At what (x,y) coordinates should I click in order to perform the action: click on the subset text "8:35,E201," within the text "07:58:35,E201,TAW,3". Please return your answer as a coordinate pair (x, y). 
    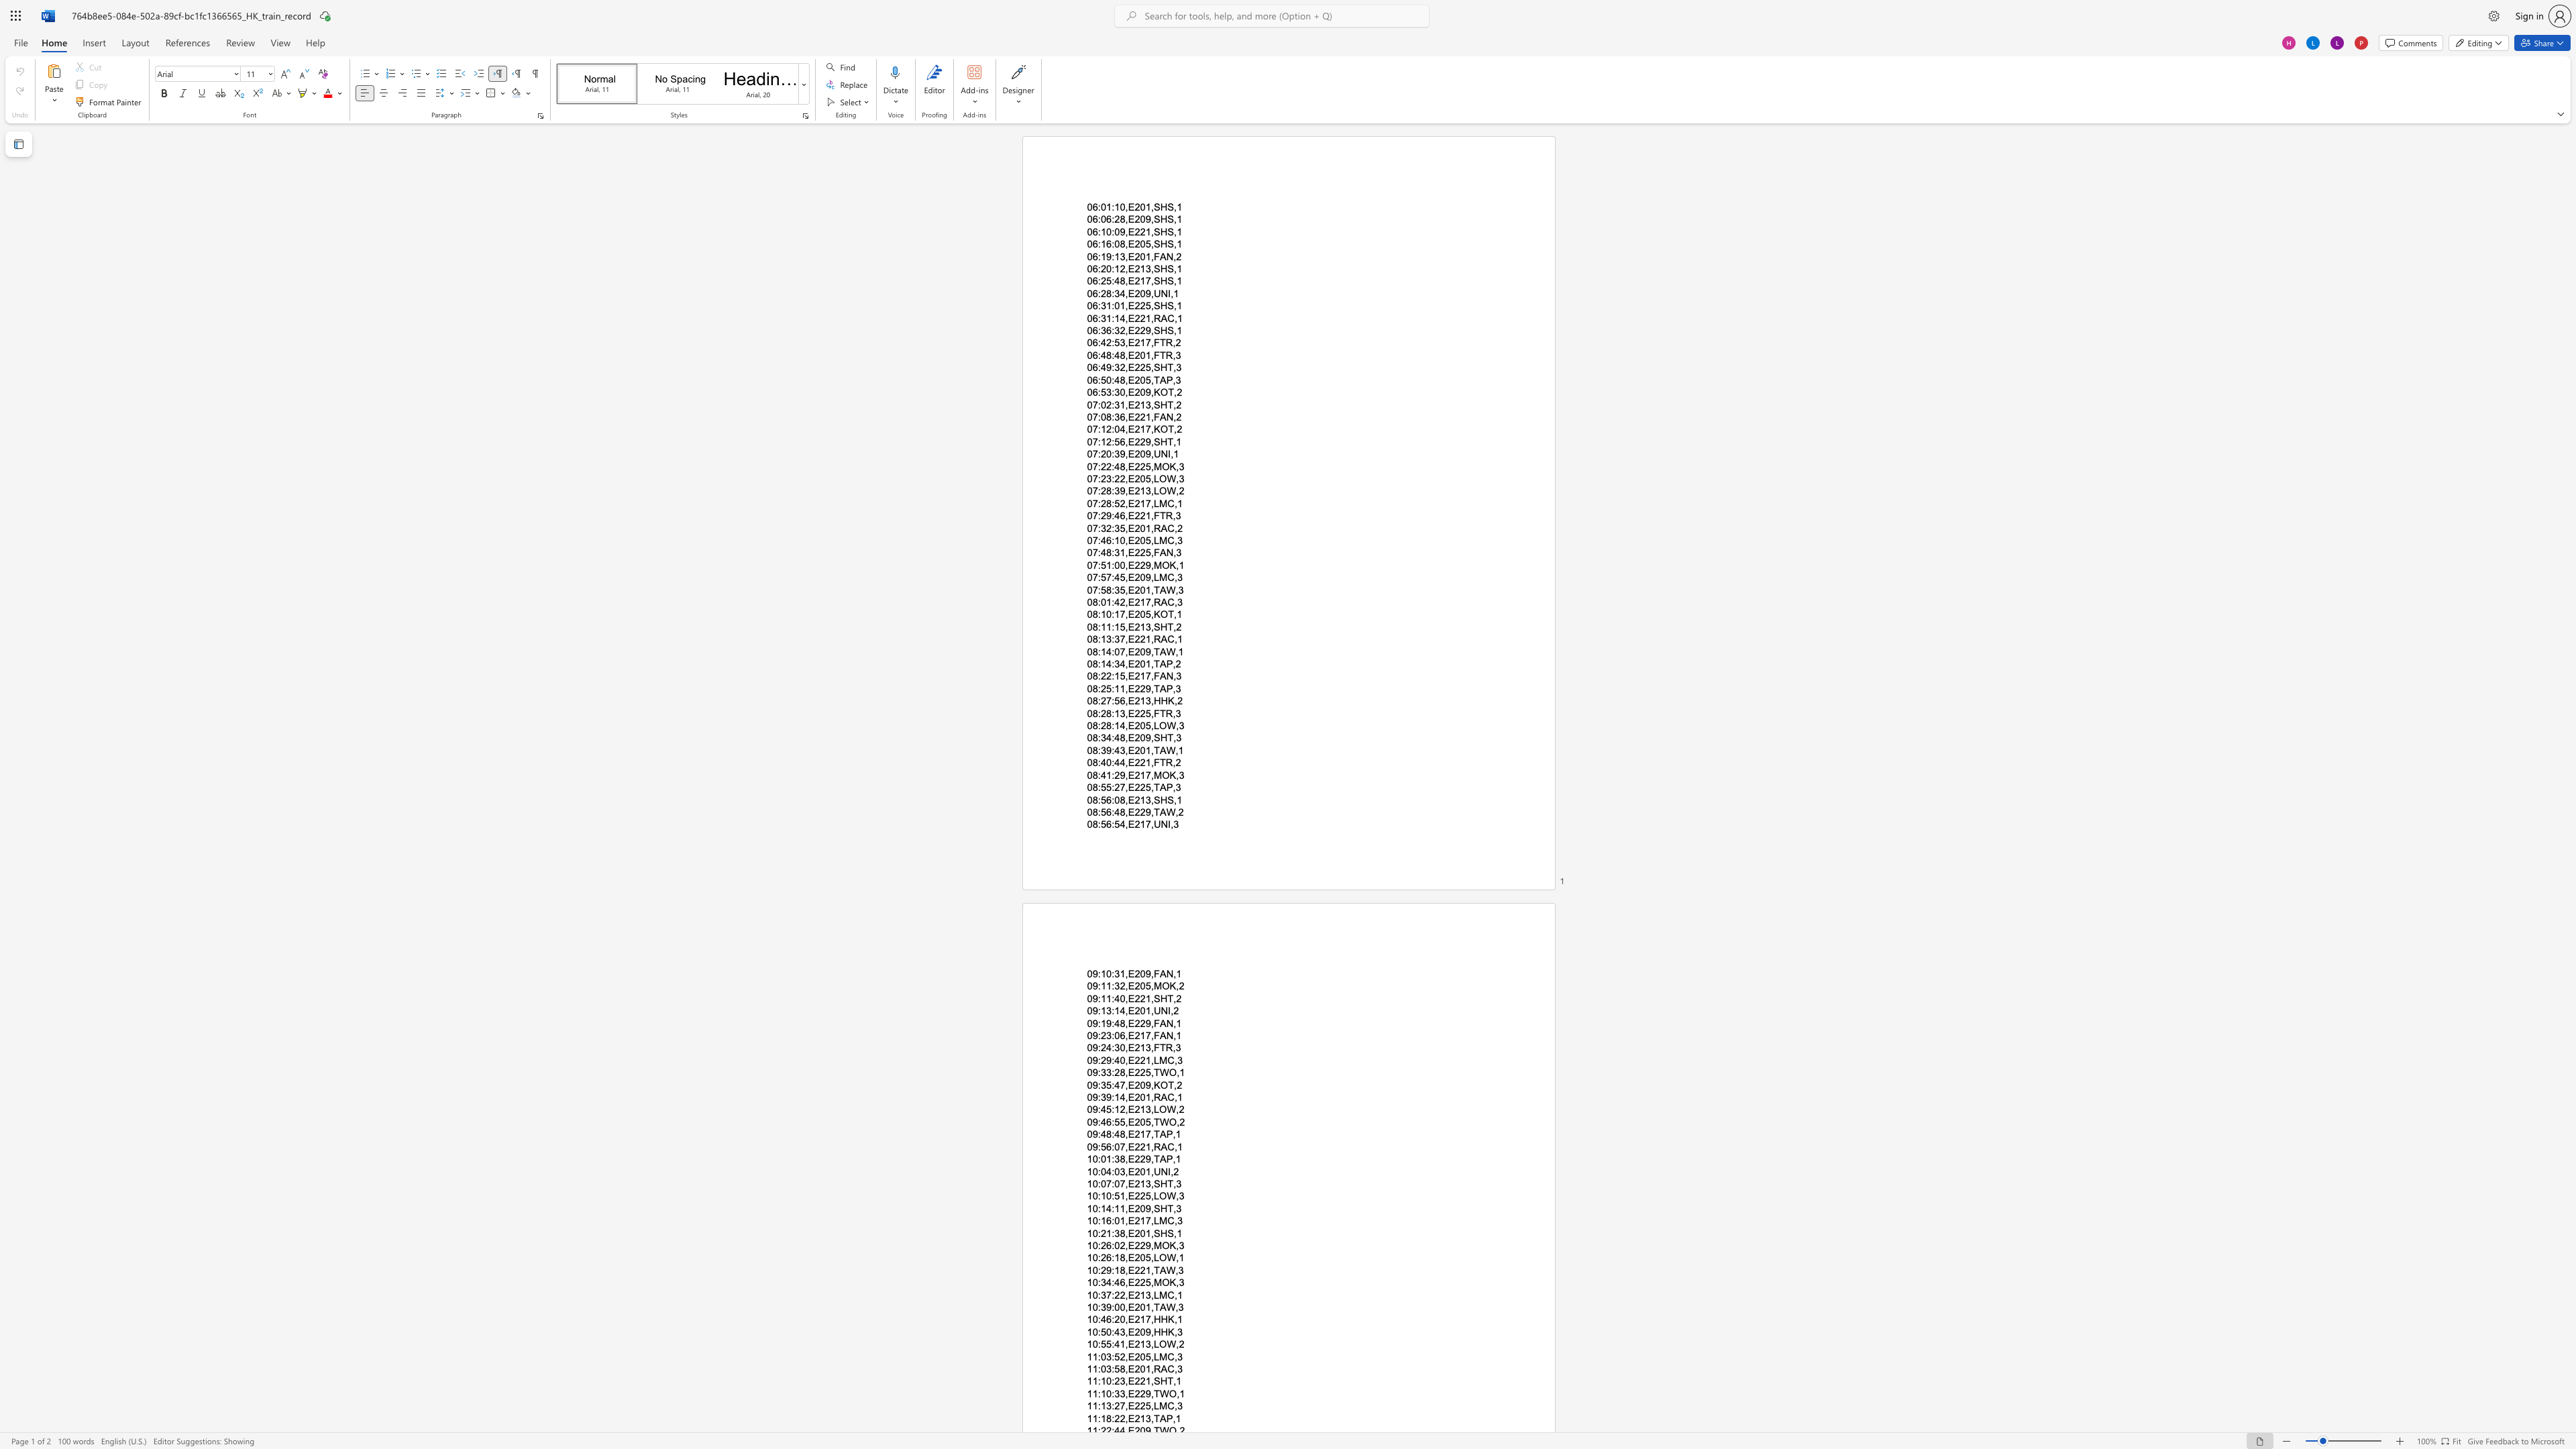
    Looking at the image, I should click on (1106, 588).